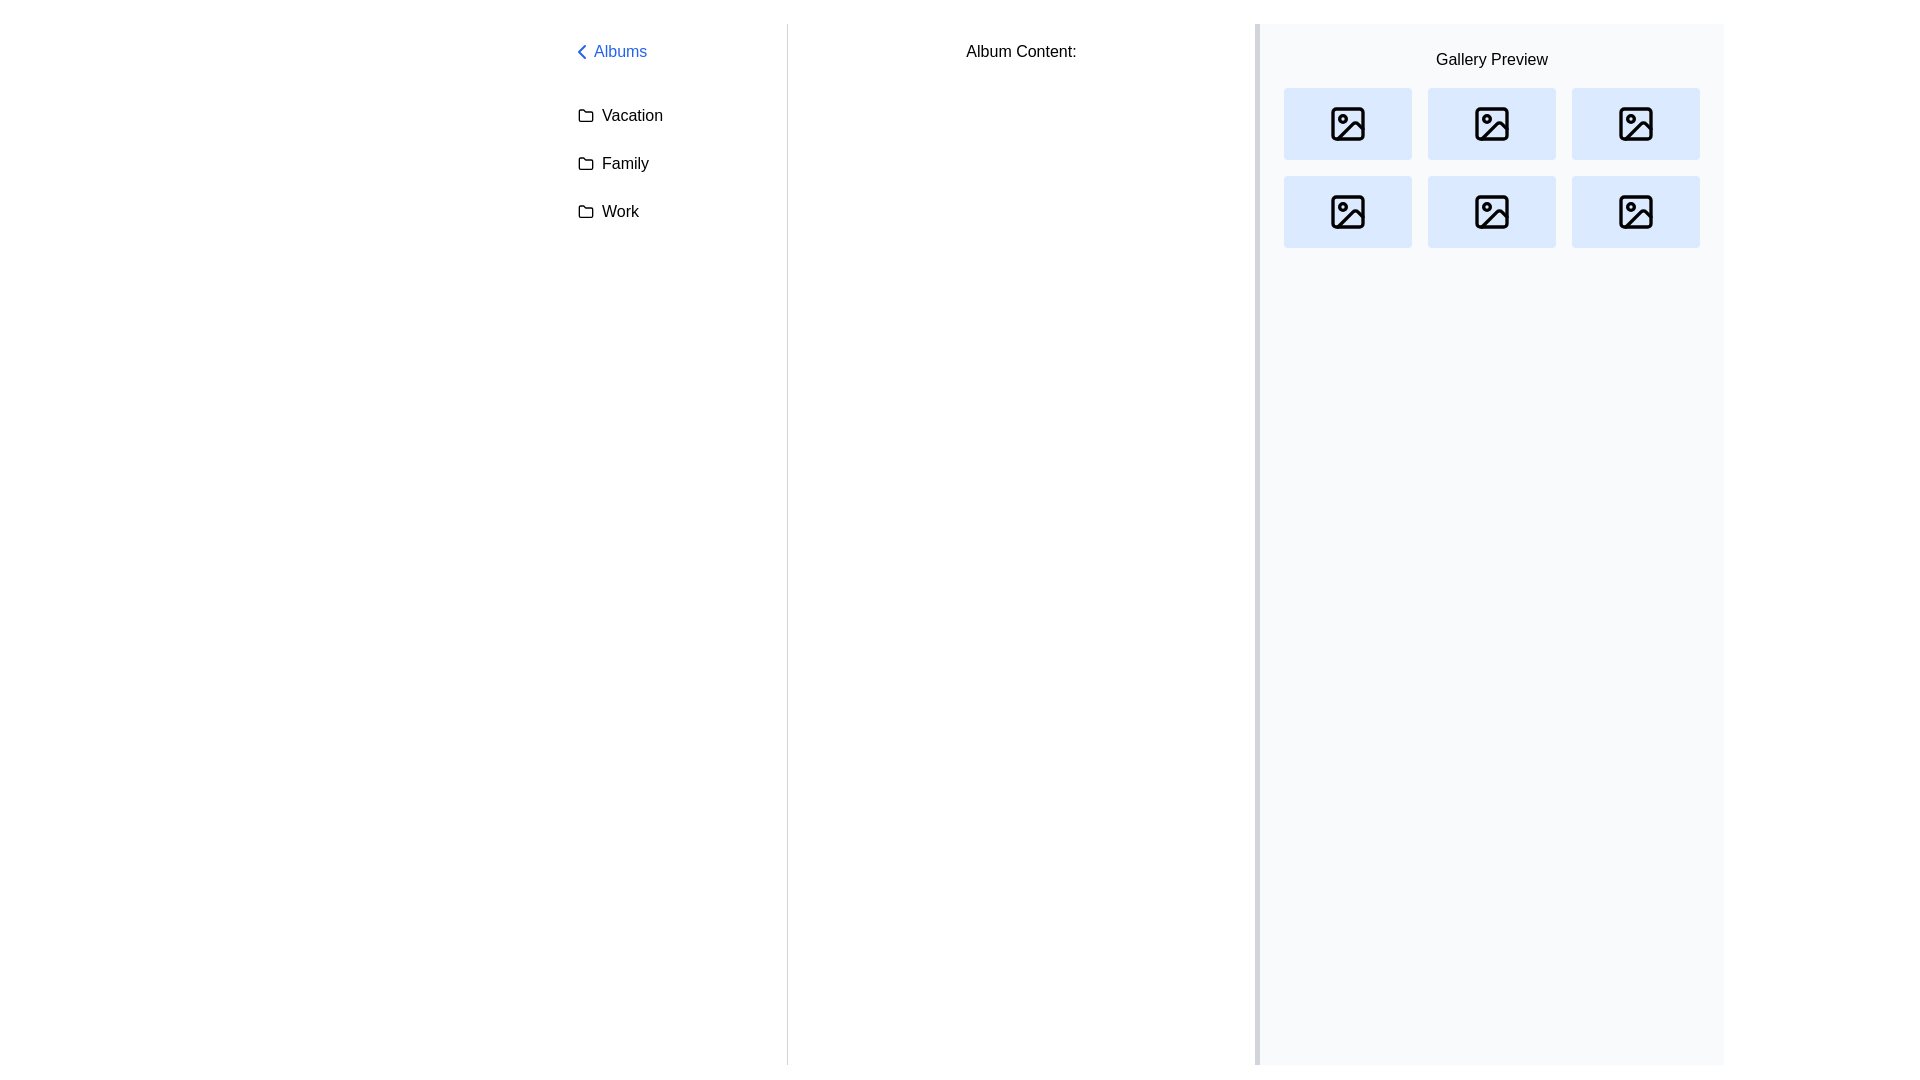 This screenshot has height=1080, width=1920. Describe the element at coordinates (670, 212) in the screenshot. I see `the 'Work' category entry in the left-side navigation pane` at that location.